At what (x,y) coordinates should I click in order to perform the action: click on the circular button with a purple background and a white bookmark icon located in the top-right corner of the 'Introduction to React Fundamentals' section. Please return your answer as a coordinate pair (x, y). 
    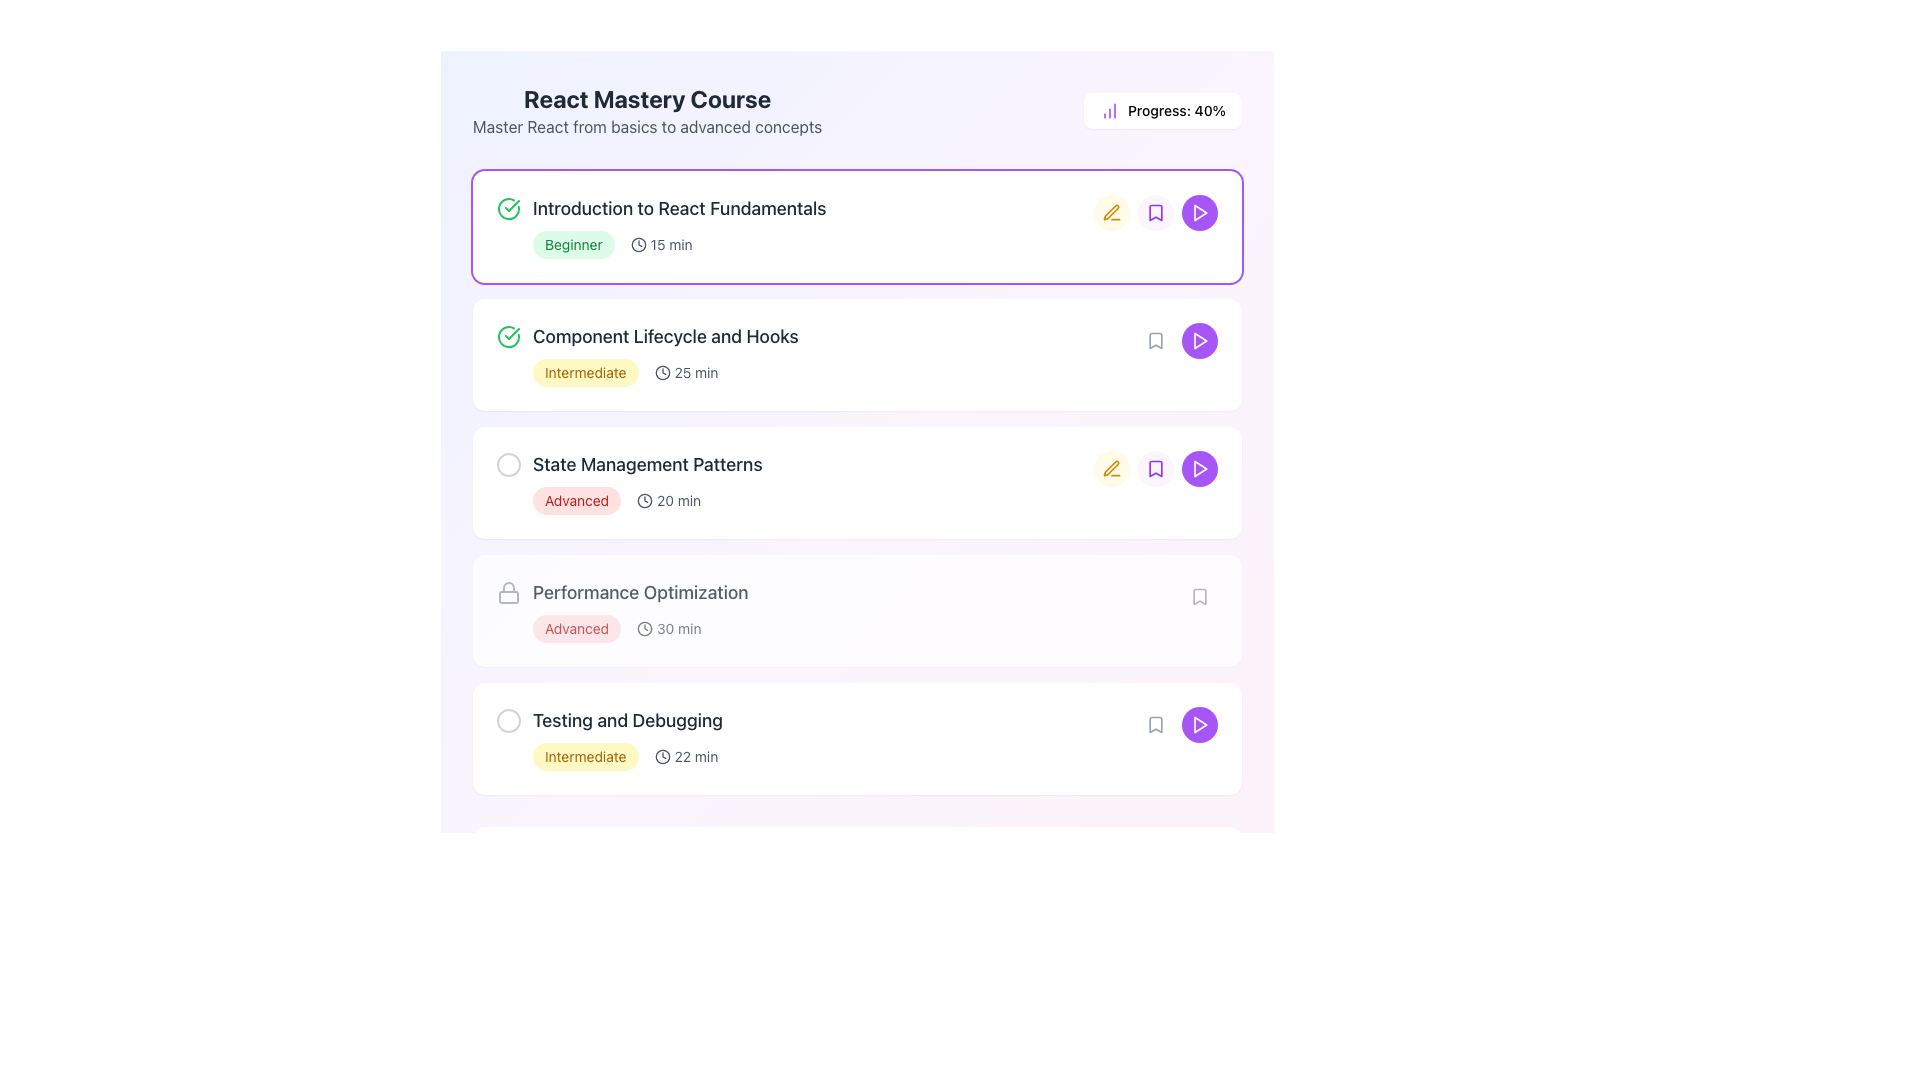
    Looking at the image, I should click on (1156, 212).